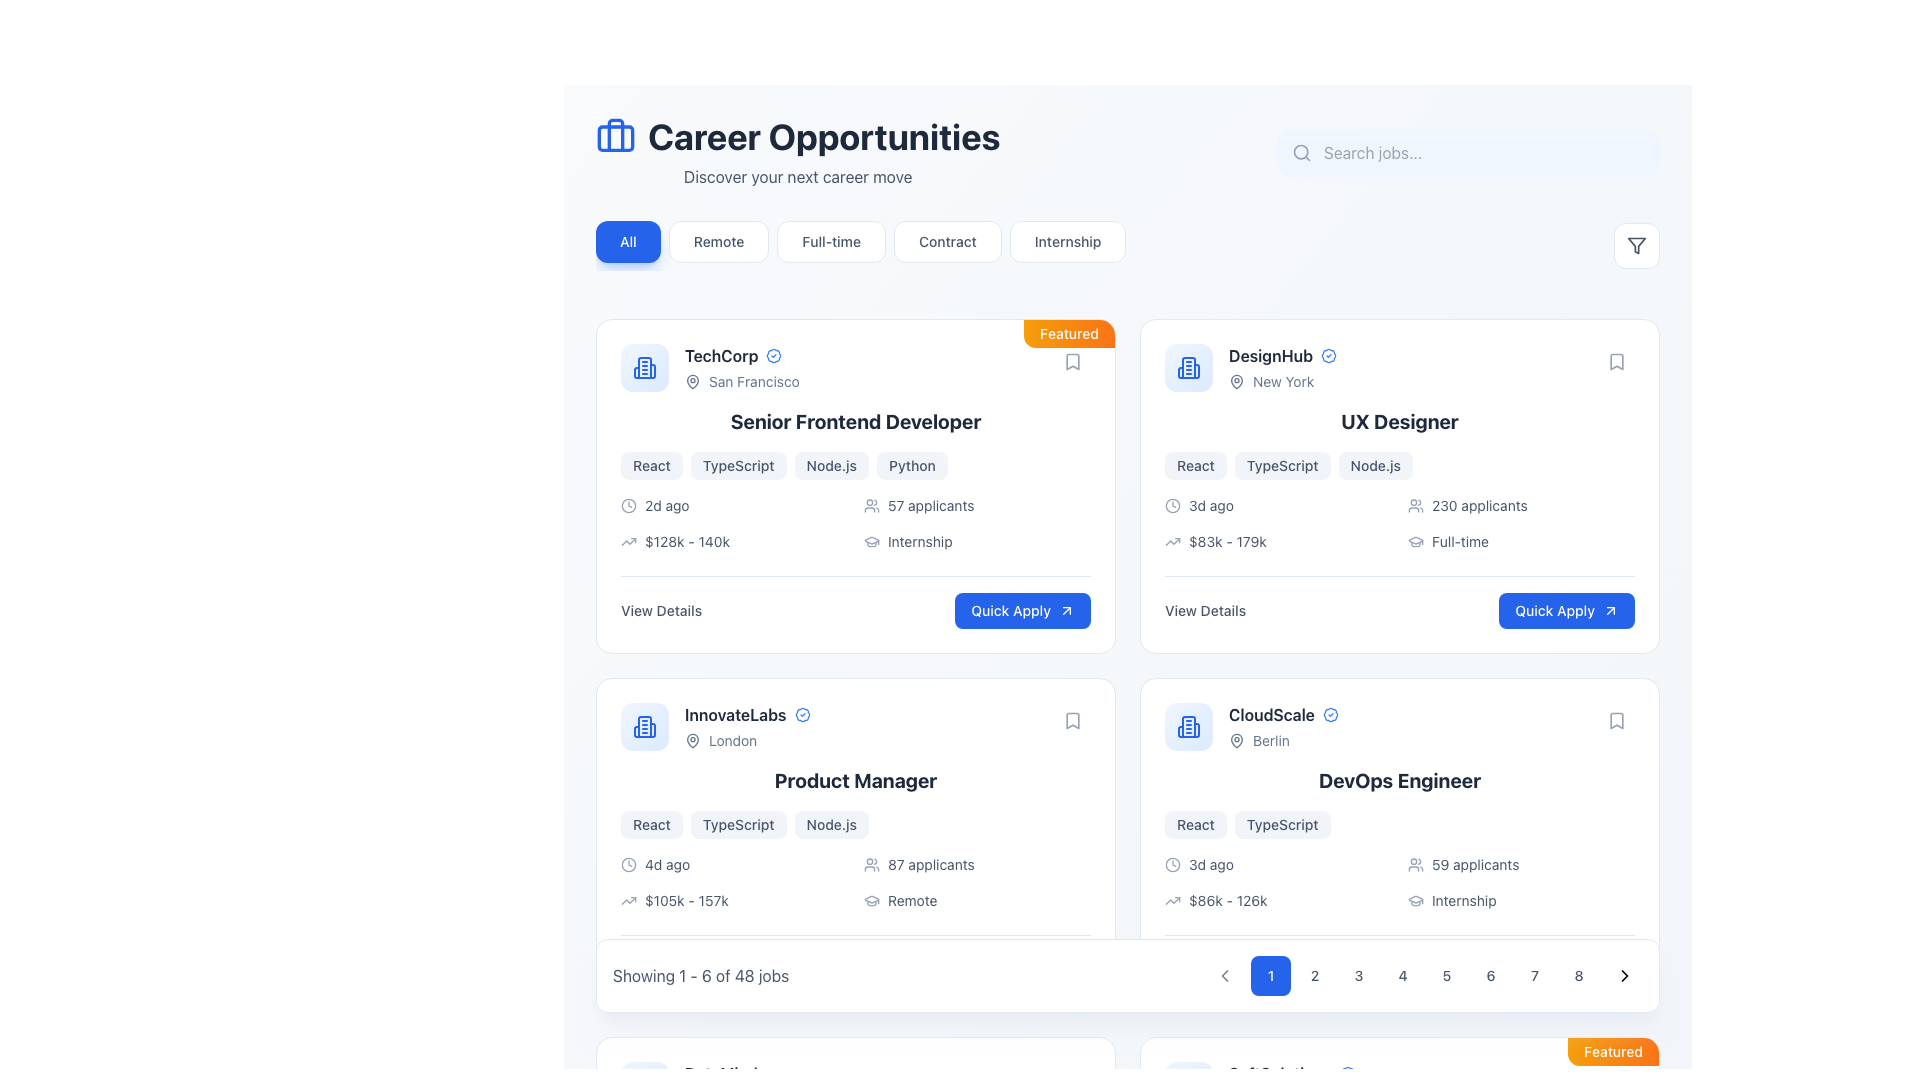 The image size is (1920, 1080). I want to click on the rounded square button labeled '6', so click(1491, 974).